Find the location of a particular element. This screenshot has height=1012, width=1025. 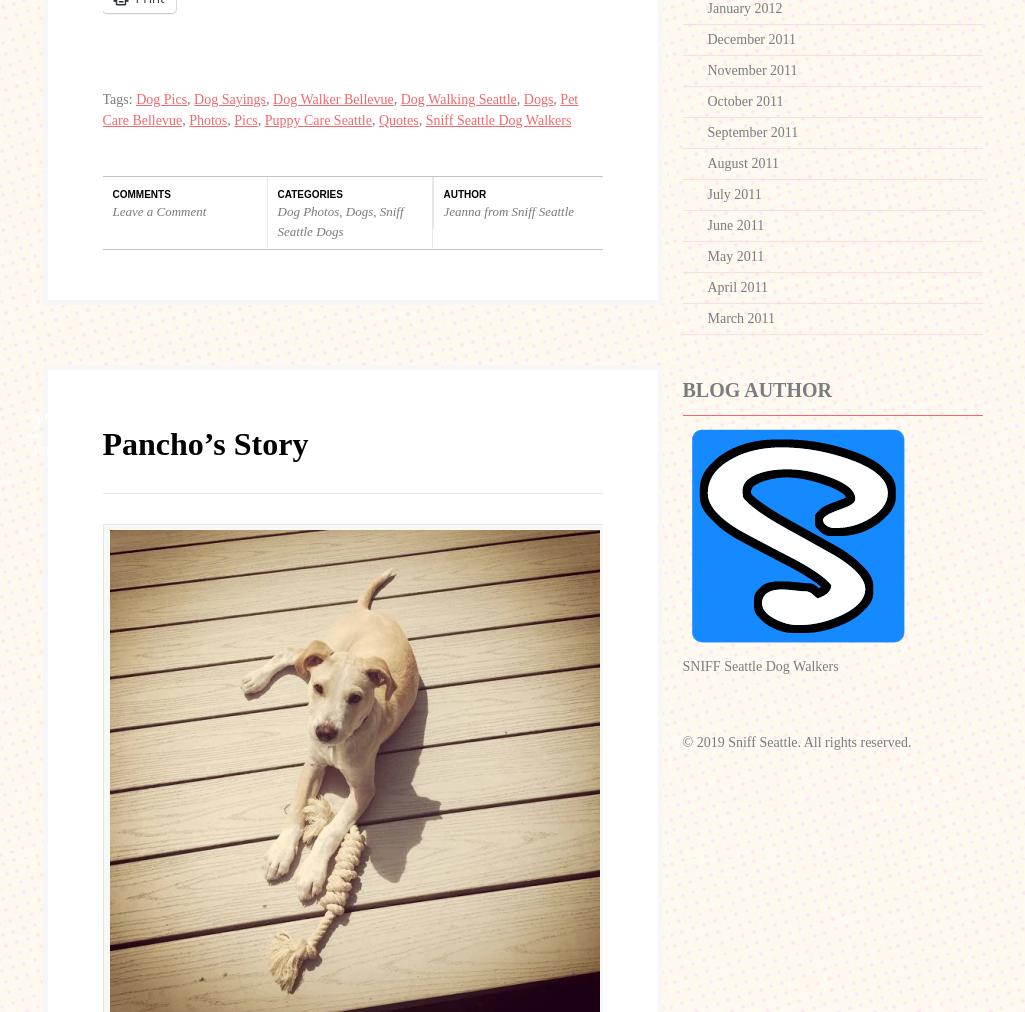

'September 2011' is located at coordinates (752, 132).